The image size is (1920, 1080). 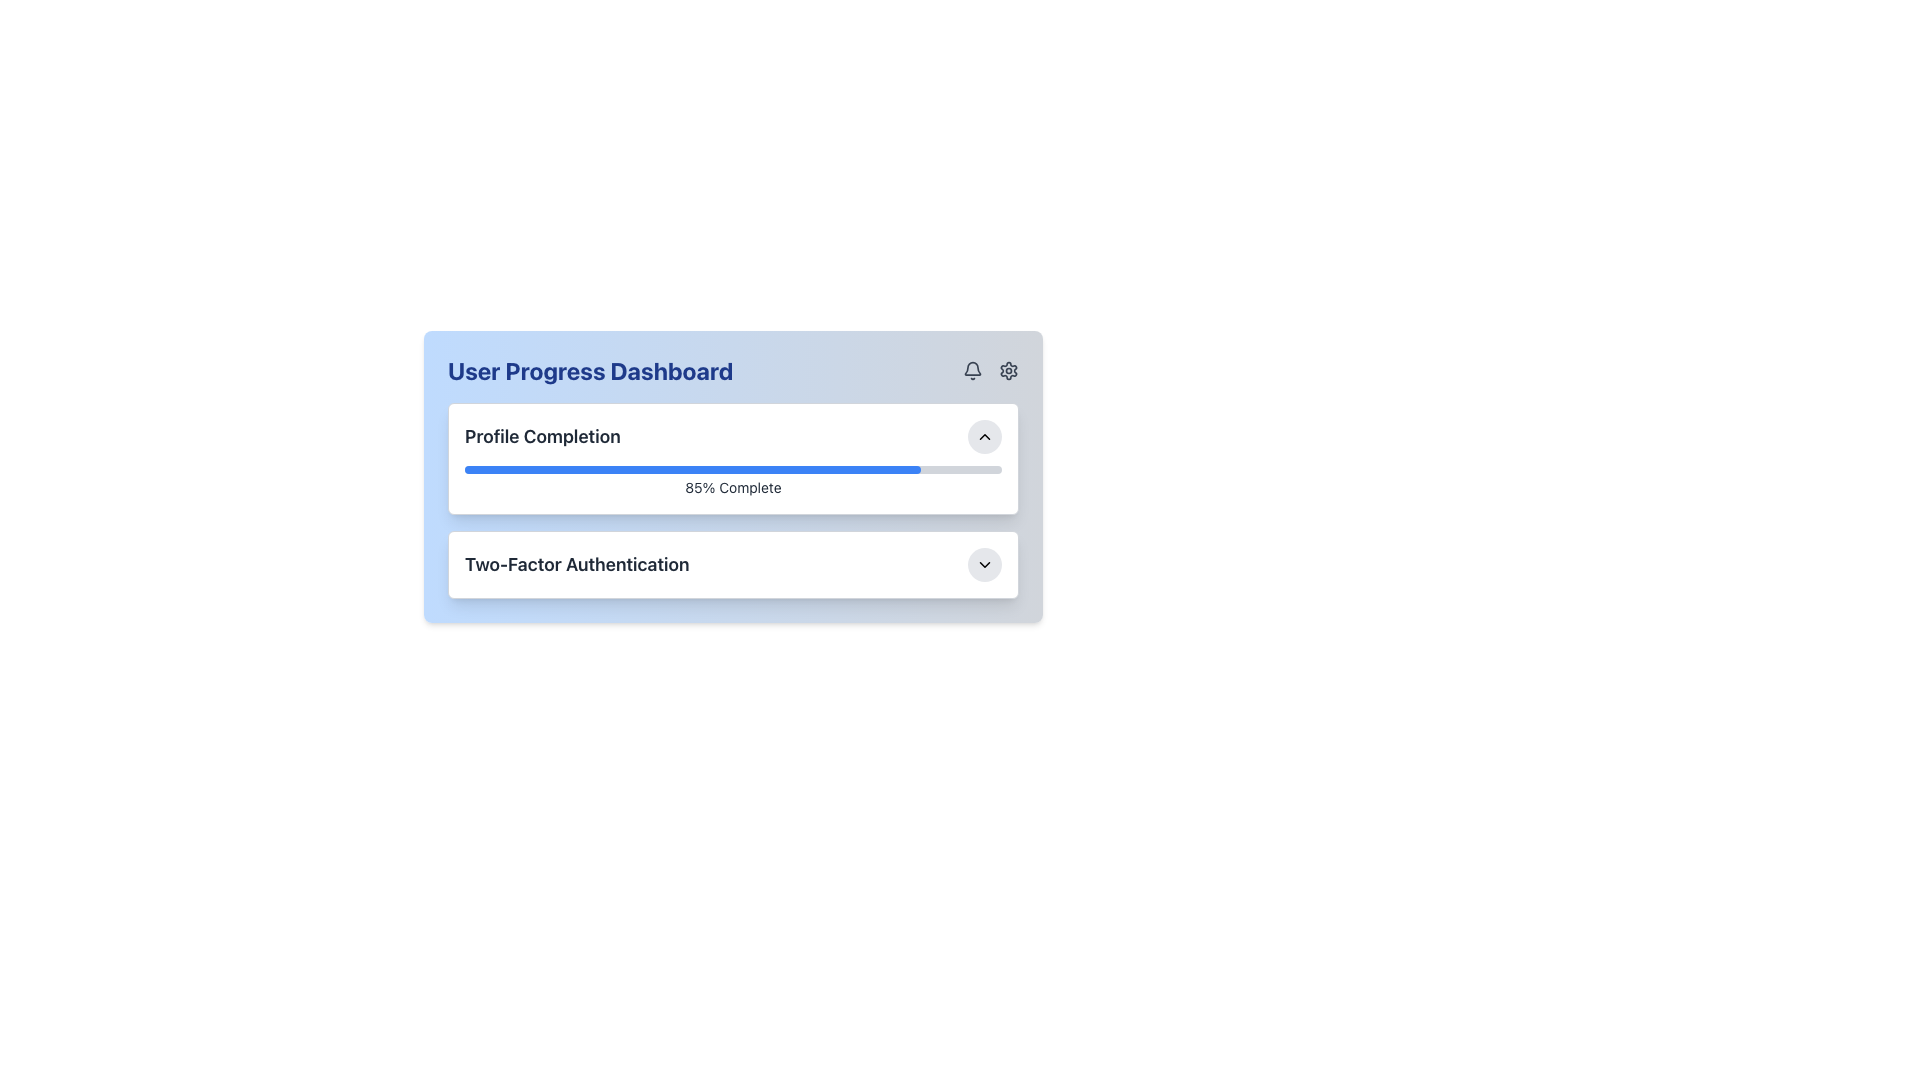 What do you see at coordinates (984, 435) in the screenshot?
I see `the small circular button with a pale gray background and an upward-pointing chevron icon in black located at the far right end of the 'Profile Completion' section` at bounding box center [984, 435].